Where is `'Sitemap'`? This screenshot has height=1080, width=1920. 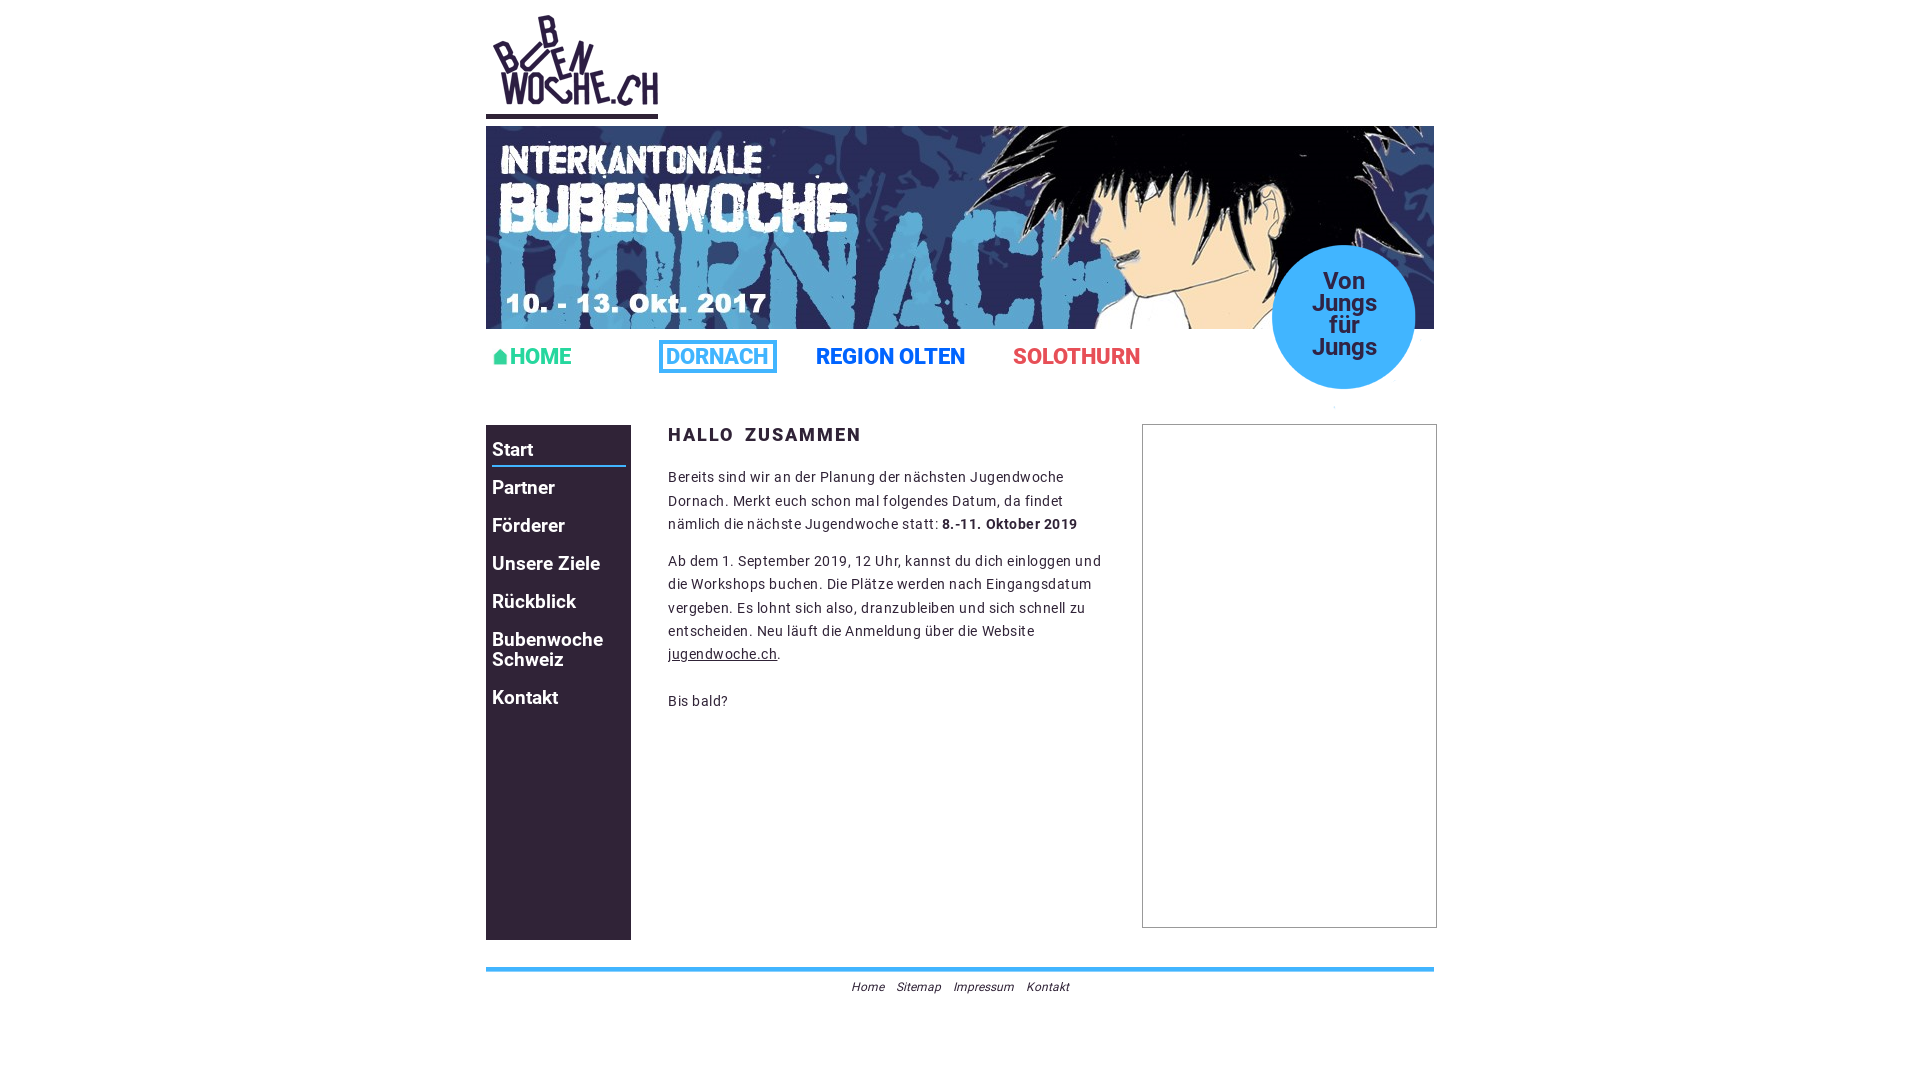 'Sitemap' is located at coordinates (917, 986).